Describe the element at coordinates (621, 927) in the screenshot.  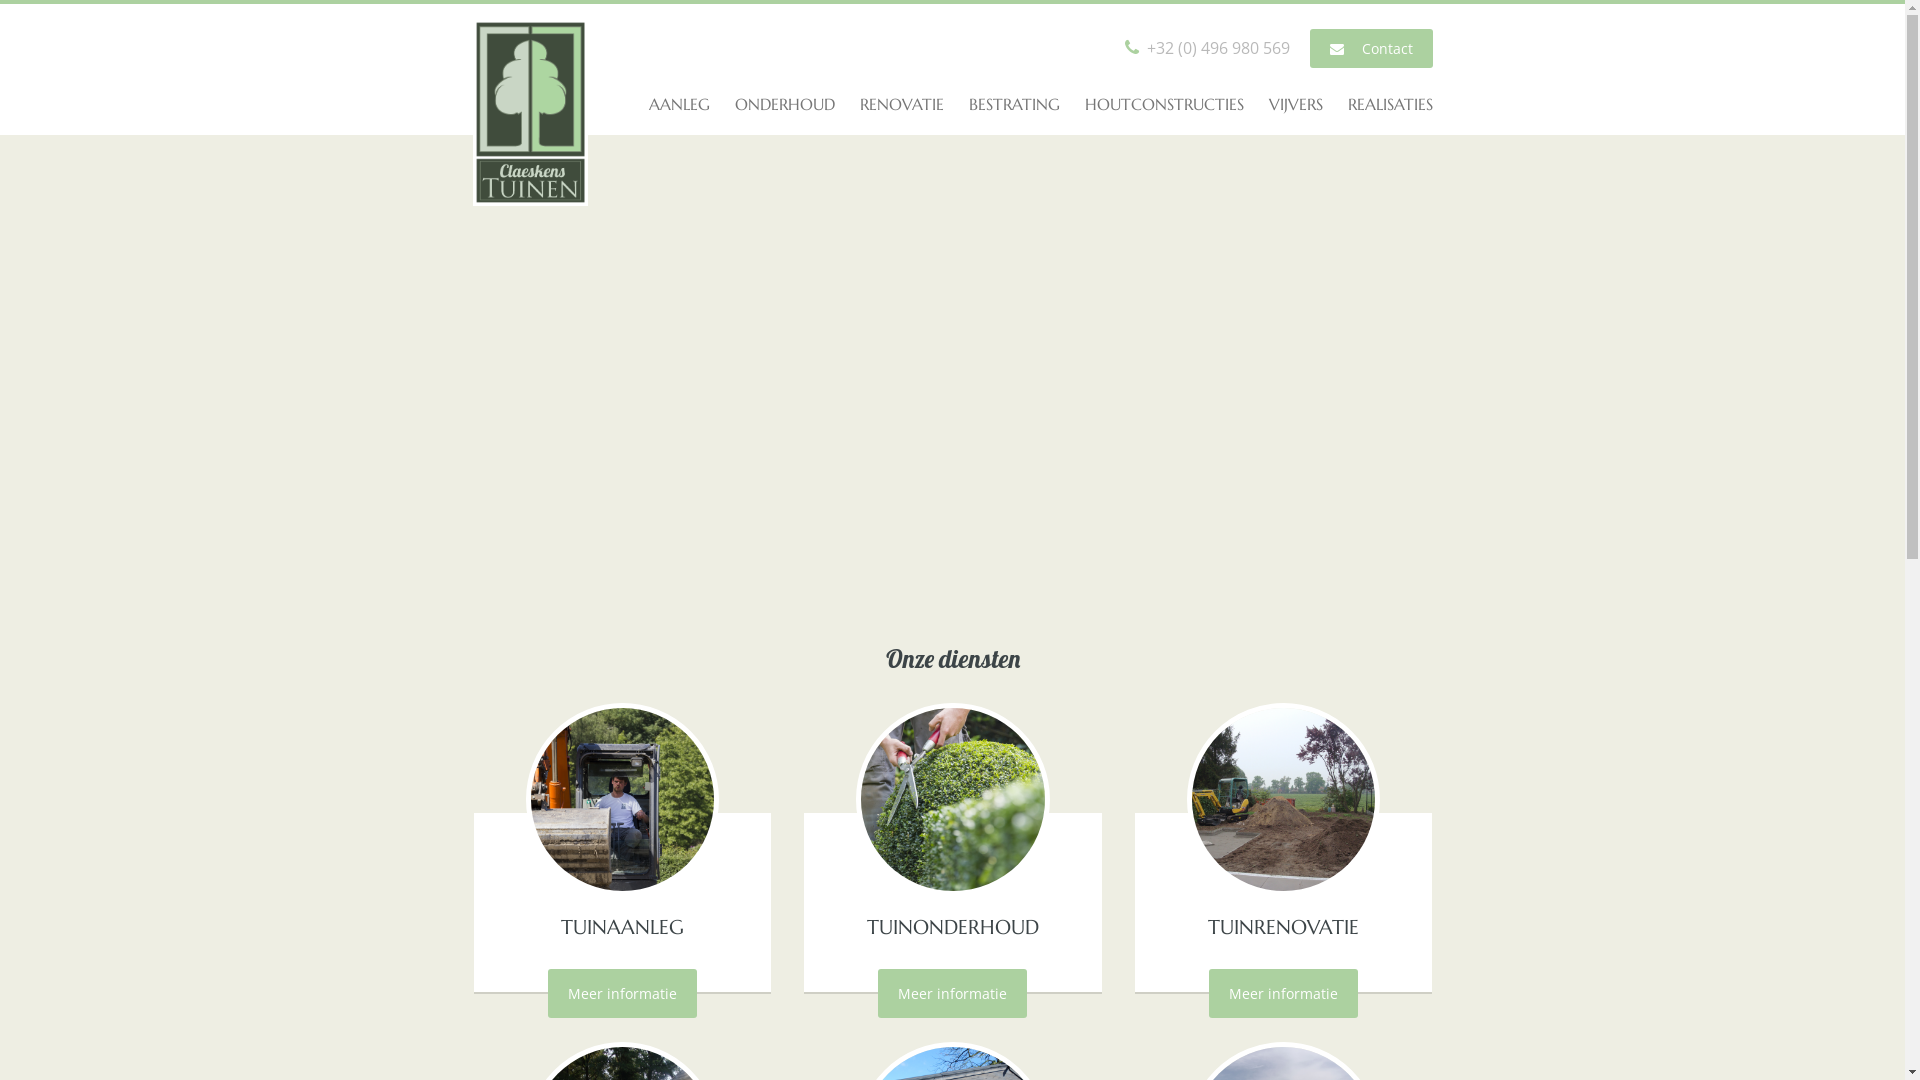
I see `'TUINAANLEG'` at that location.